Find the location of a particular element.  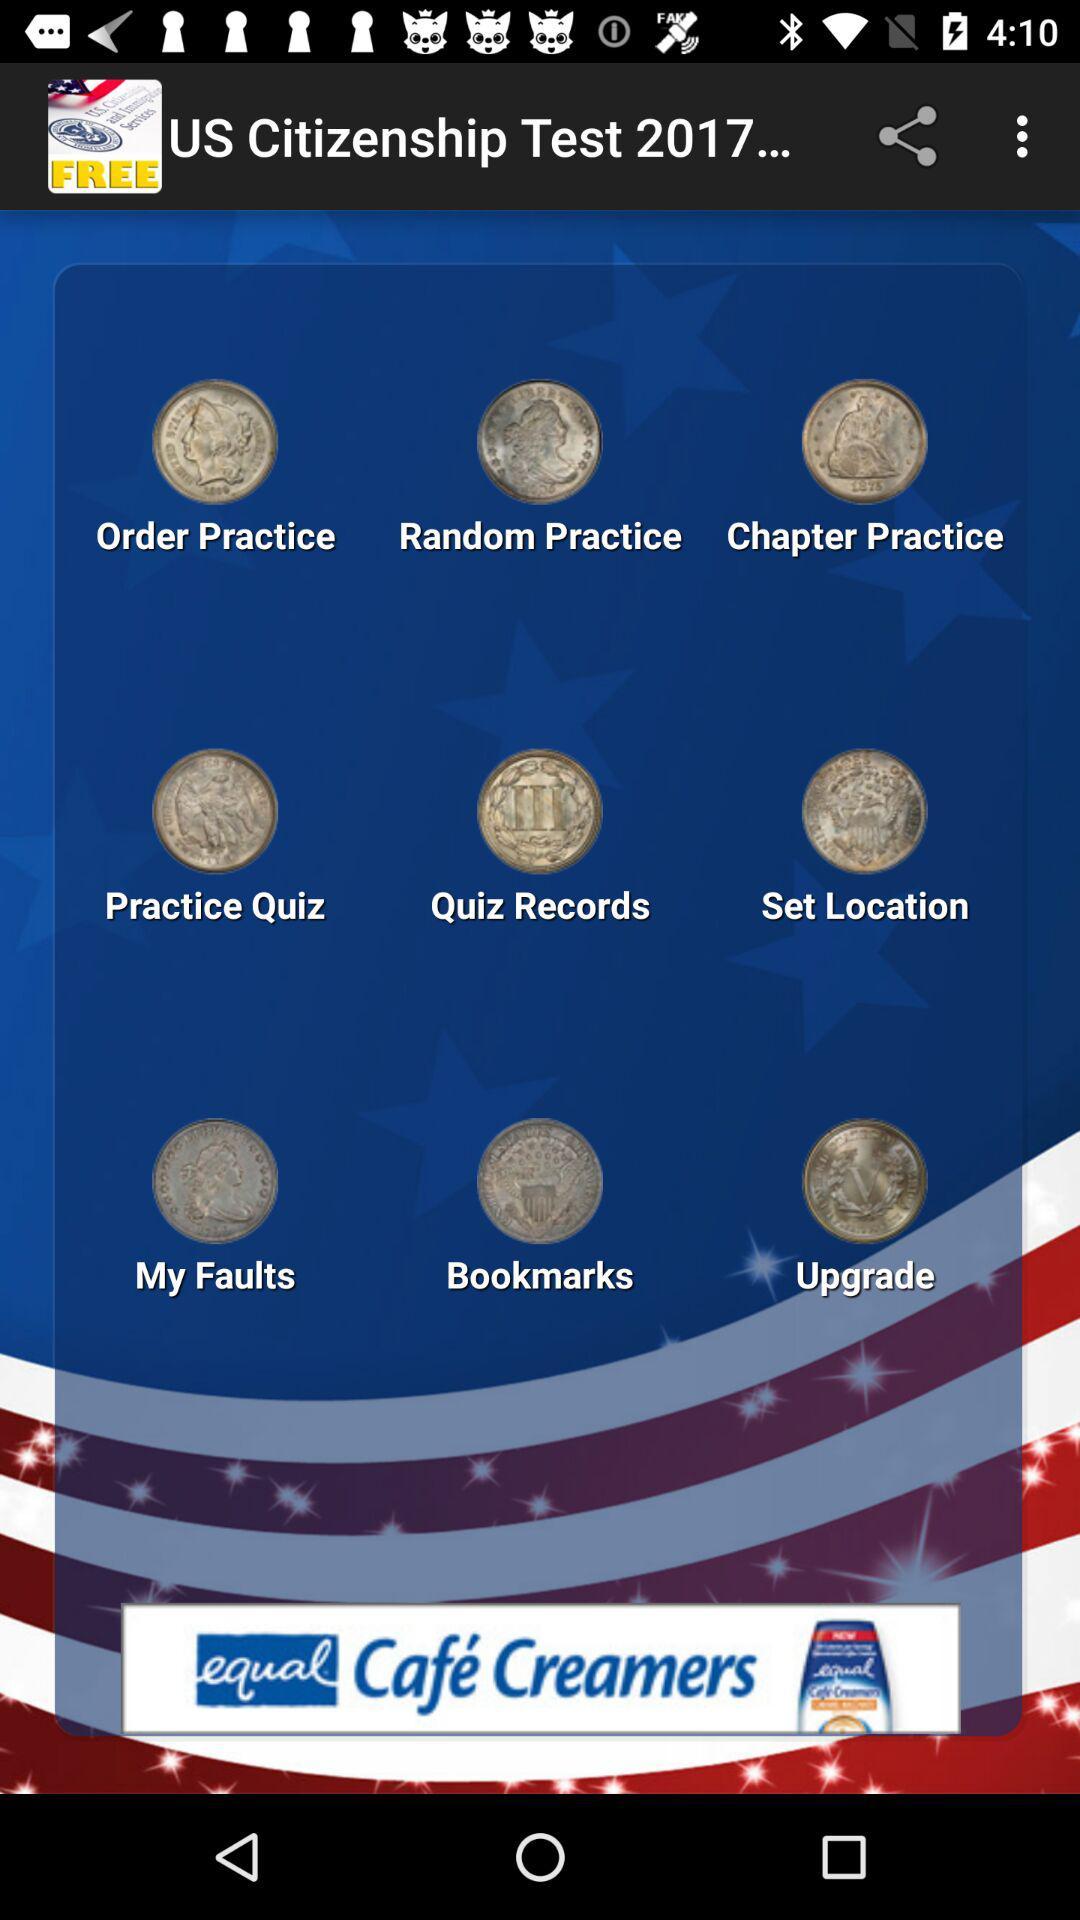

the coin which is above the random practice text is located at coordinates (540, 440).